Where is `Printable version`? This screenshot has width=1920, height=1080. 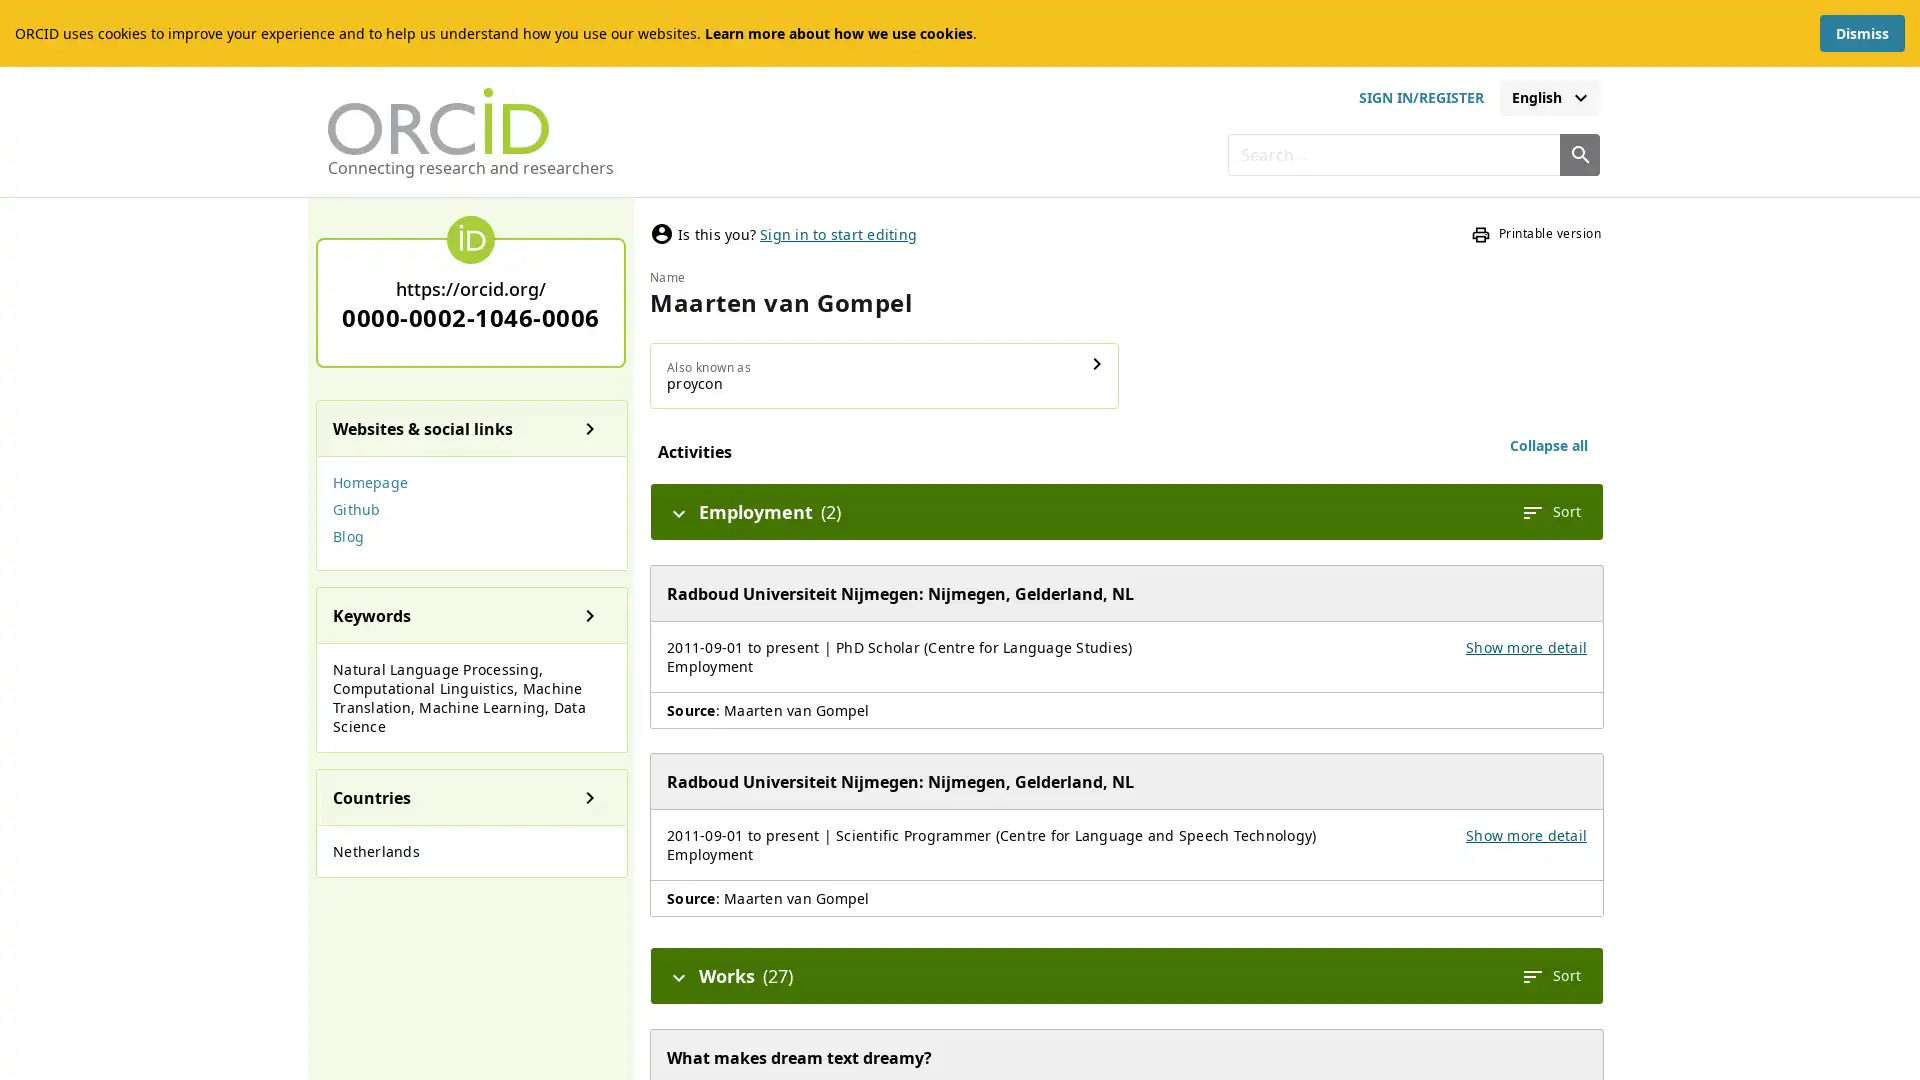
Printable version is located at coordinates (1535, 233).